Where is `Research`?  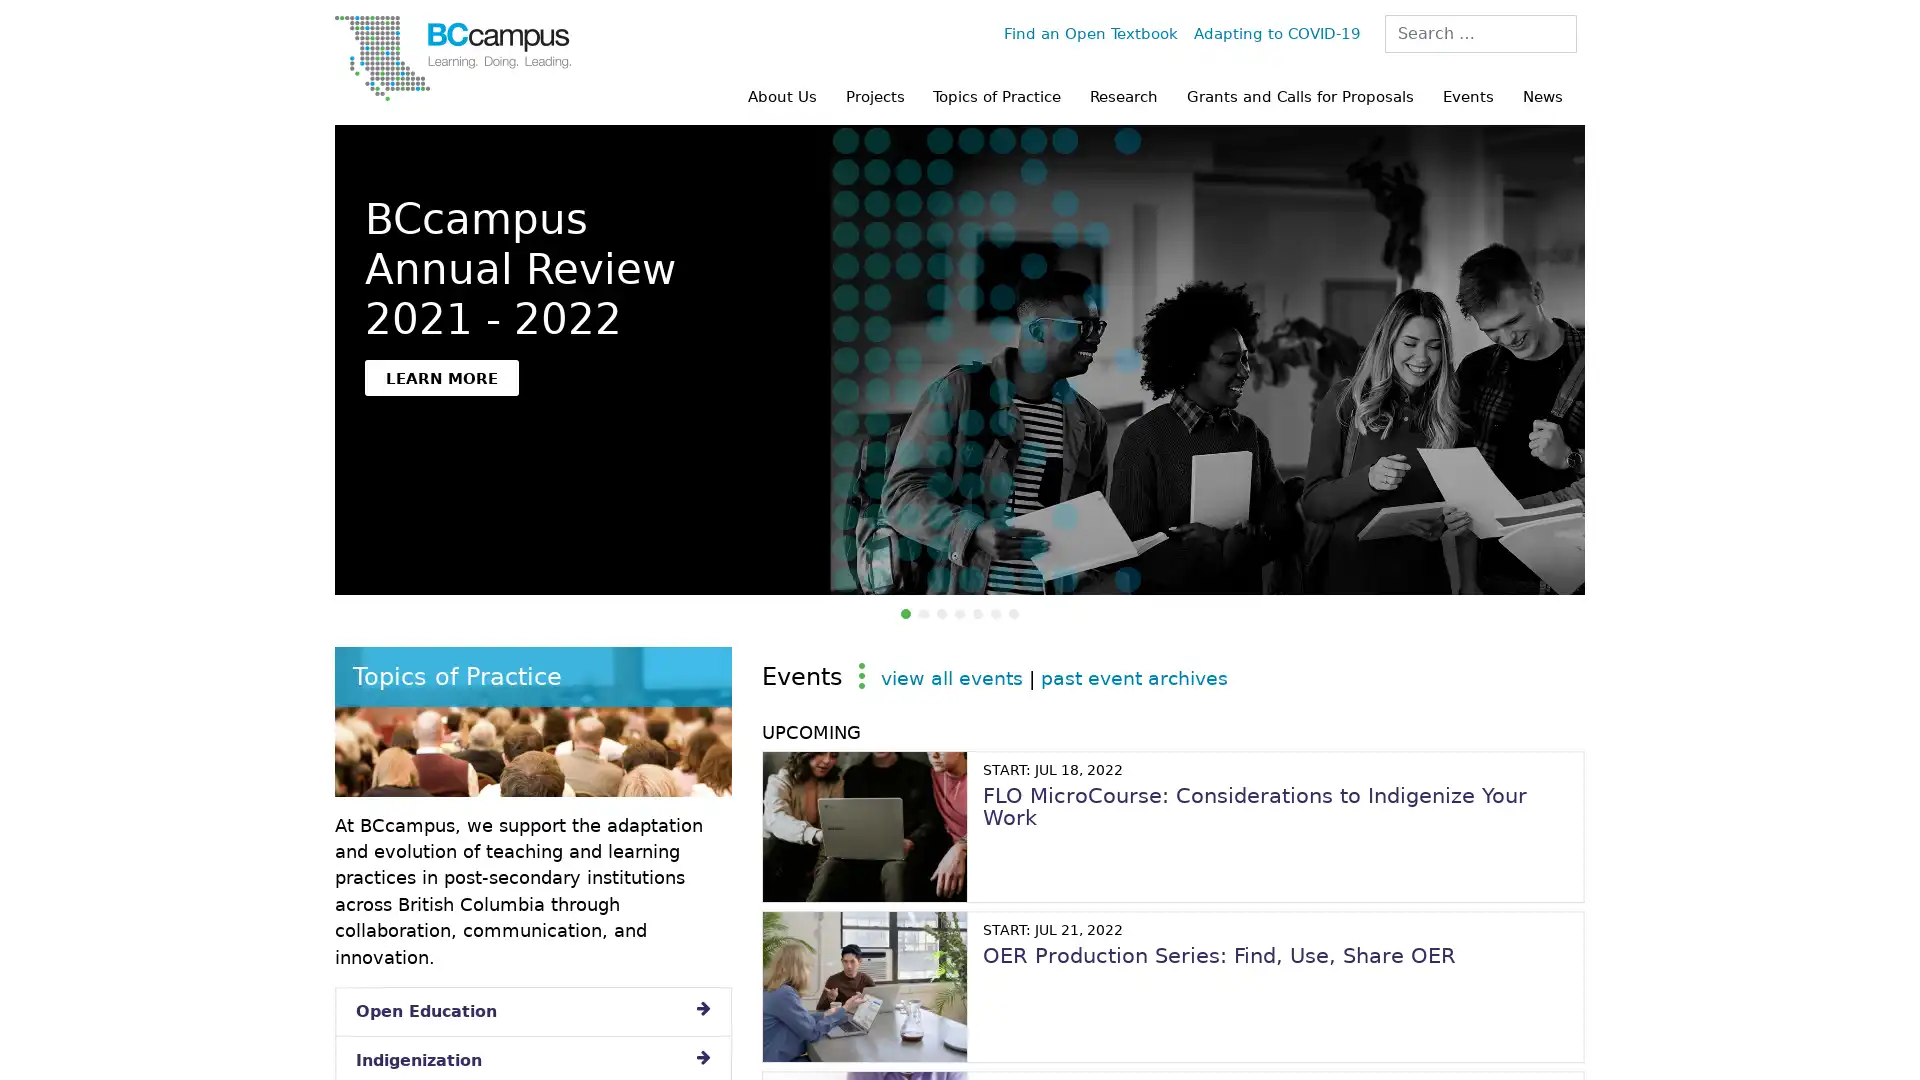
Research is located at coordinates (922, 612).